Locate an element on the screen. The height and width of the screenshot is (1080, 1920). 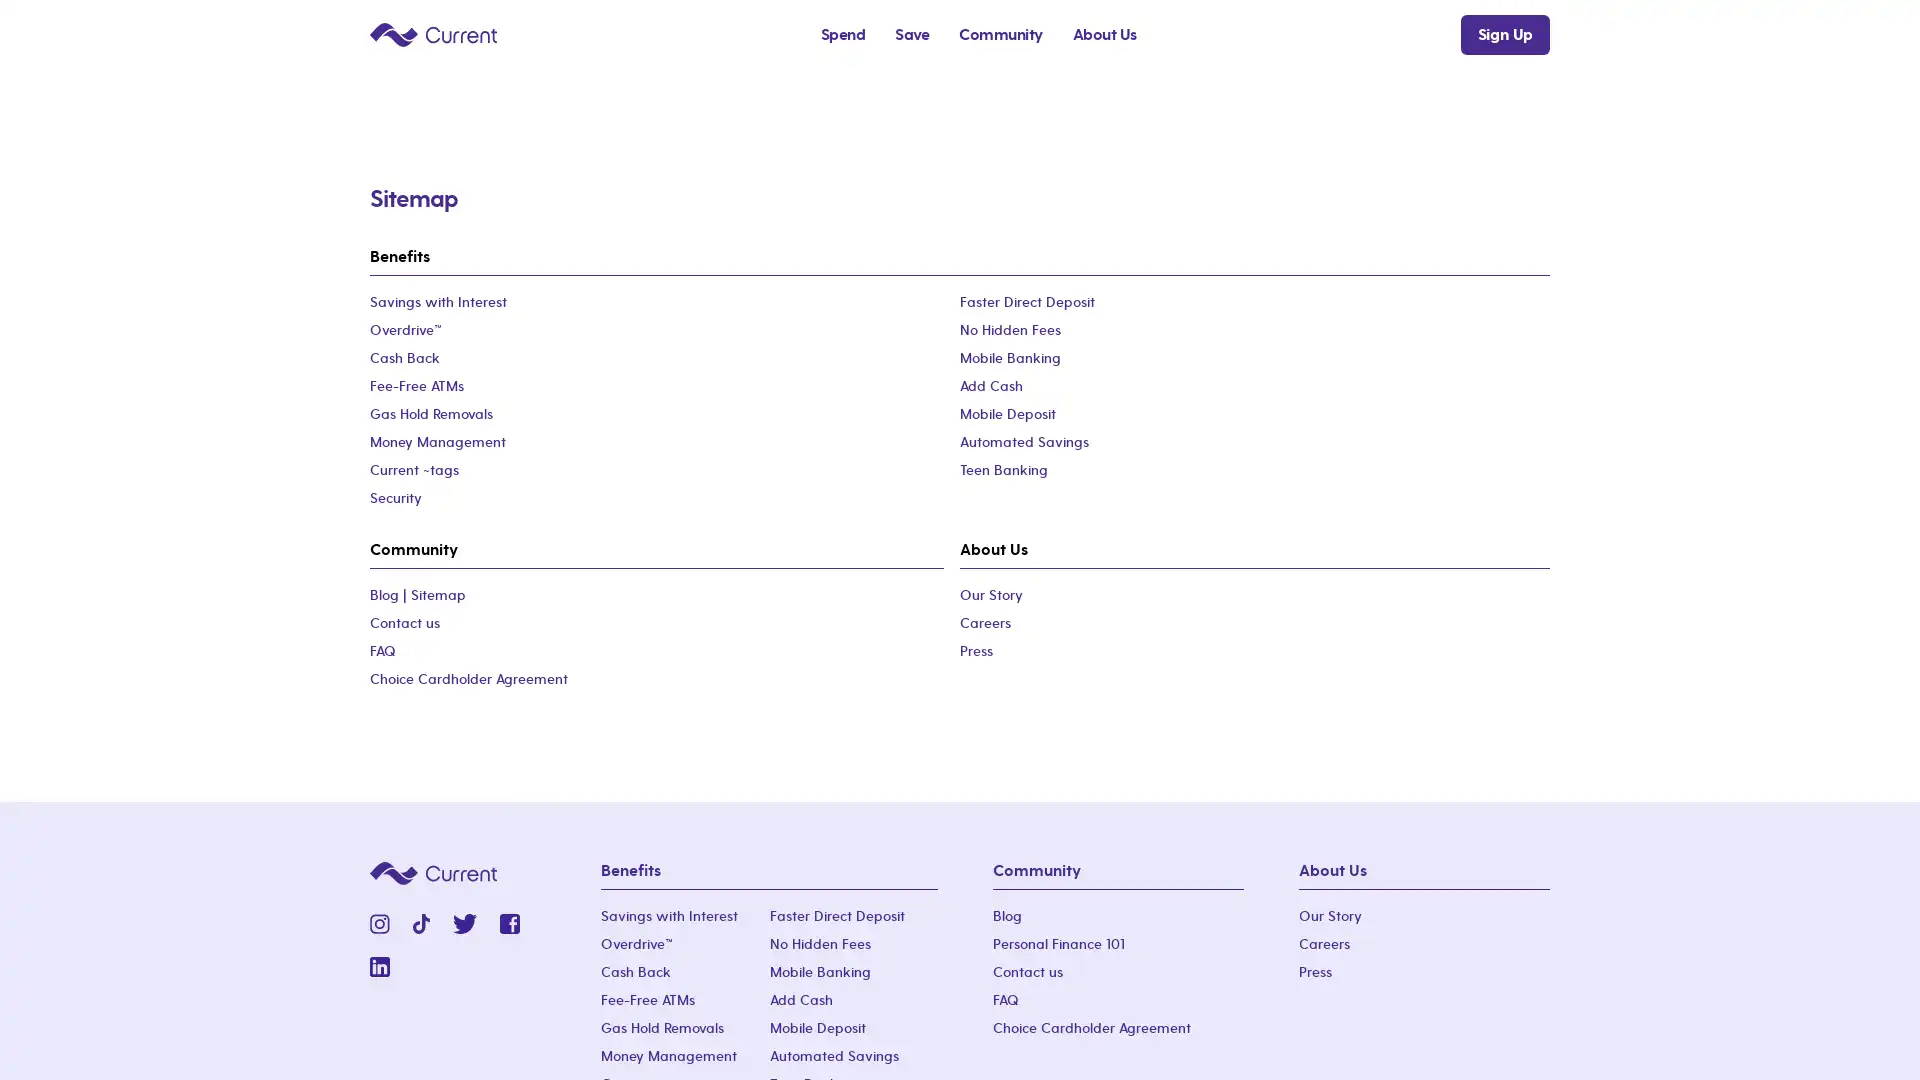
Press is located at coordinates (1315, 971).